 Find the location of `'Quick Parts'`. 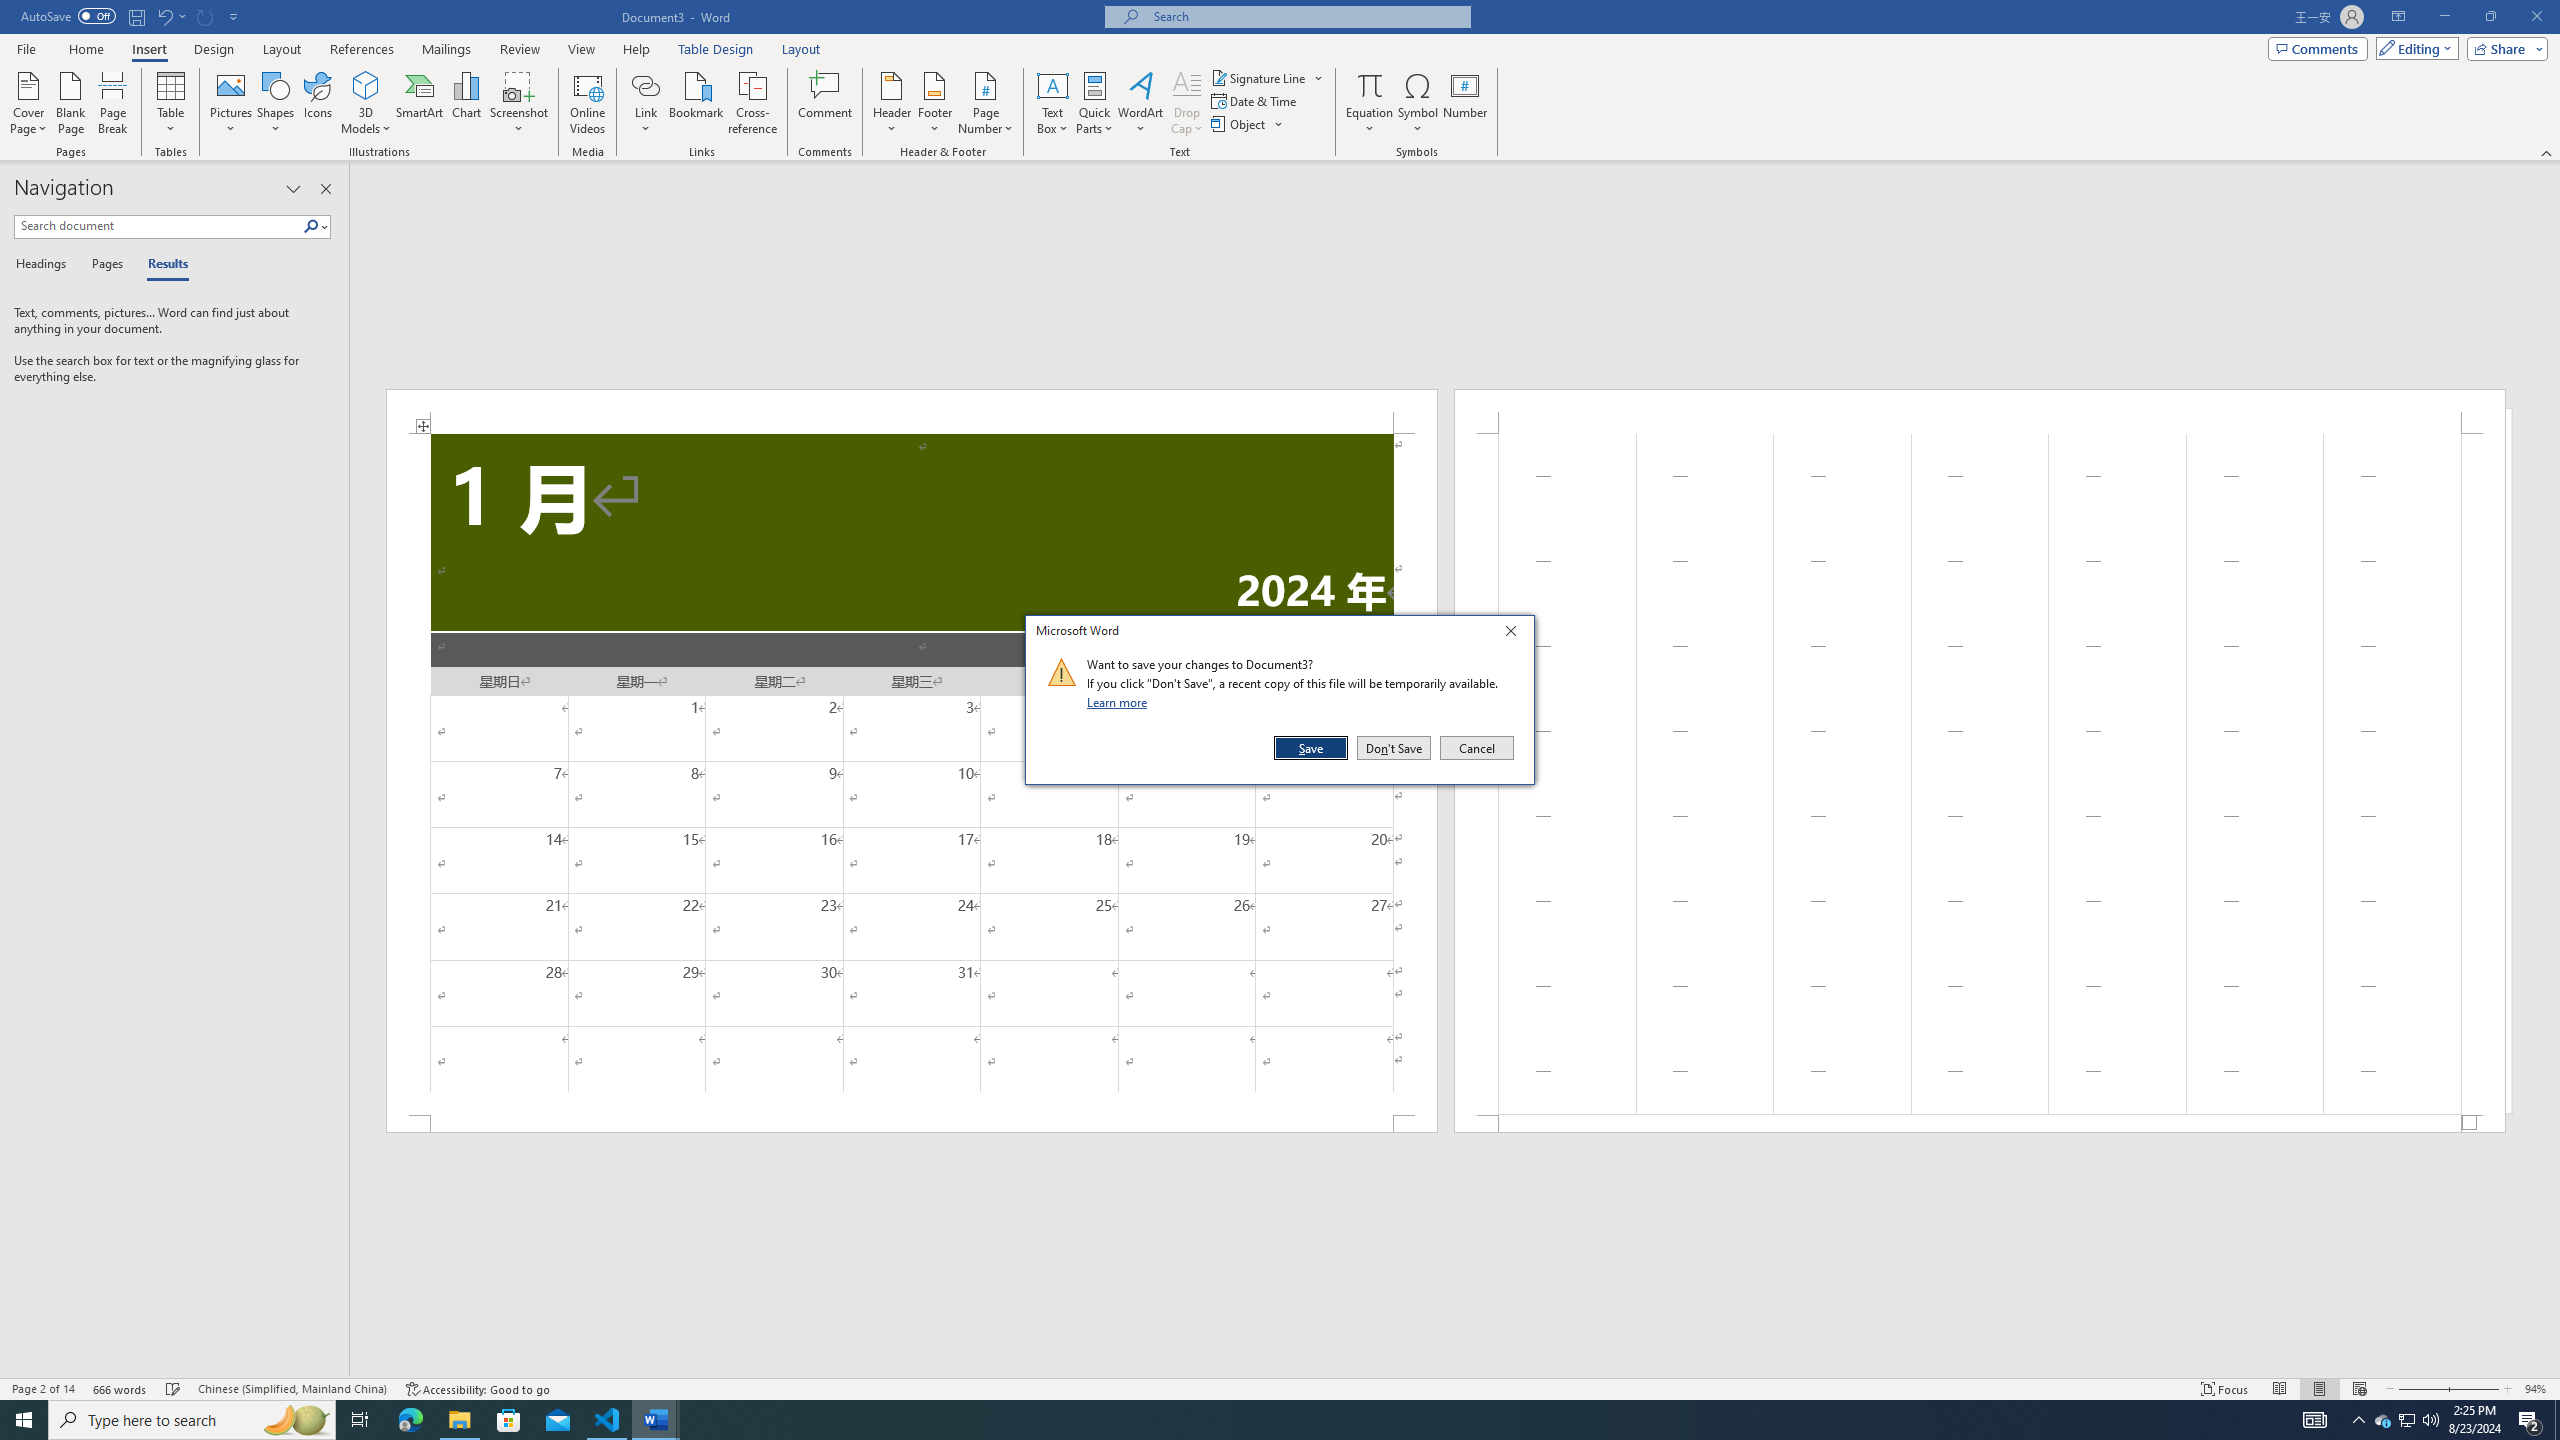

'Quick Parts' is located at coordinates (1094, 103).